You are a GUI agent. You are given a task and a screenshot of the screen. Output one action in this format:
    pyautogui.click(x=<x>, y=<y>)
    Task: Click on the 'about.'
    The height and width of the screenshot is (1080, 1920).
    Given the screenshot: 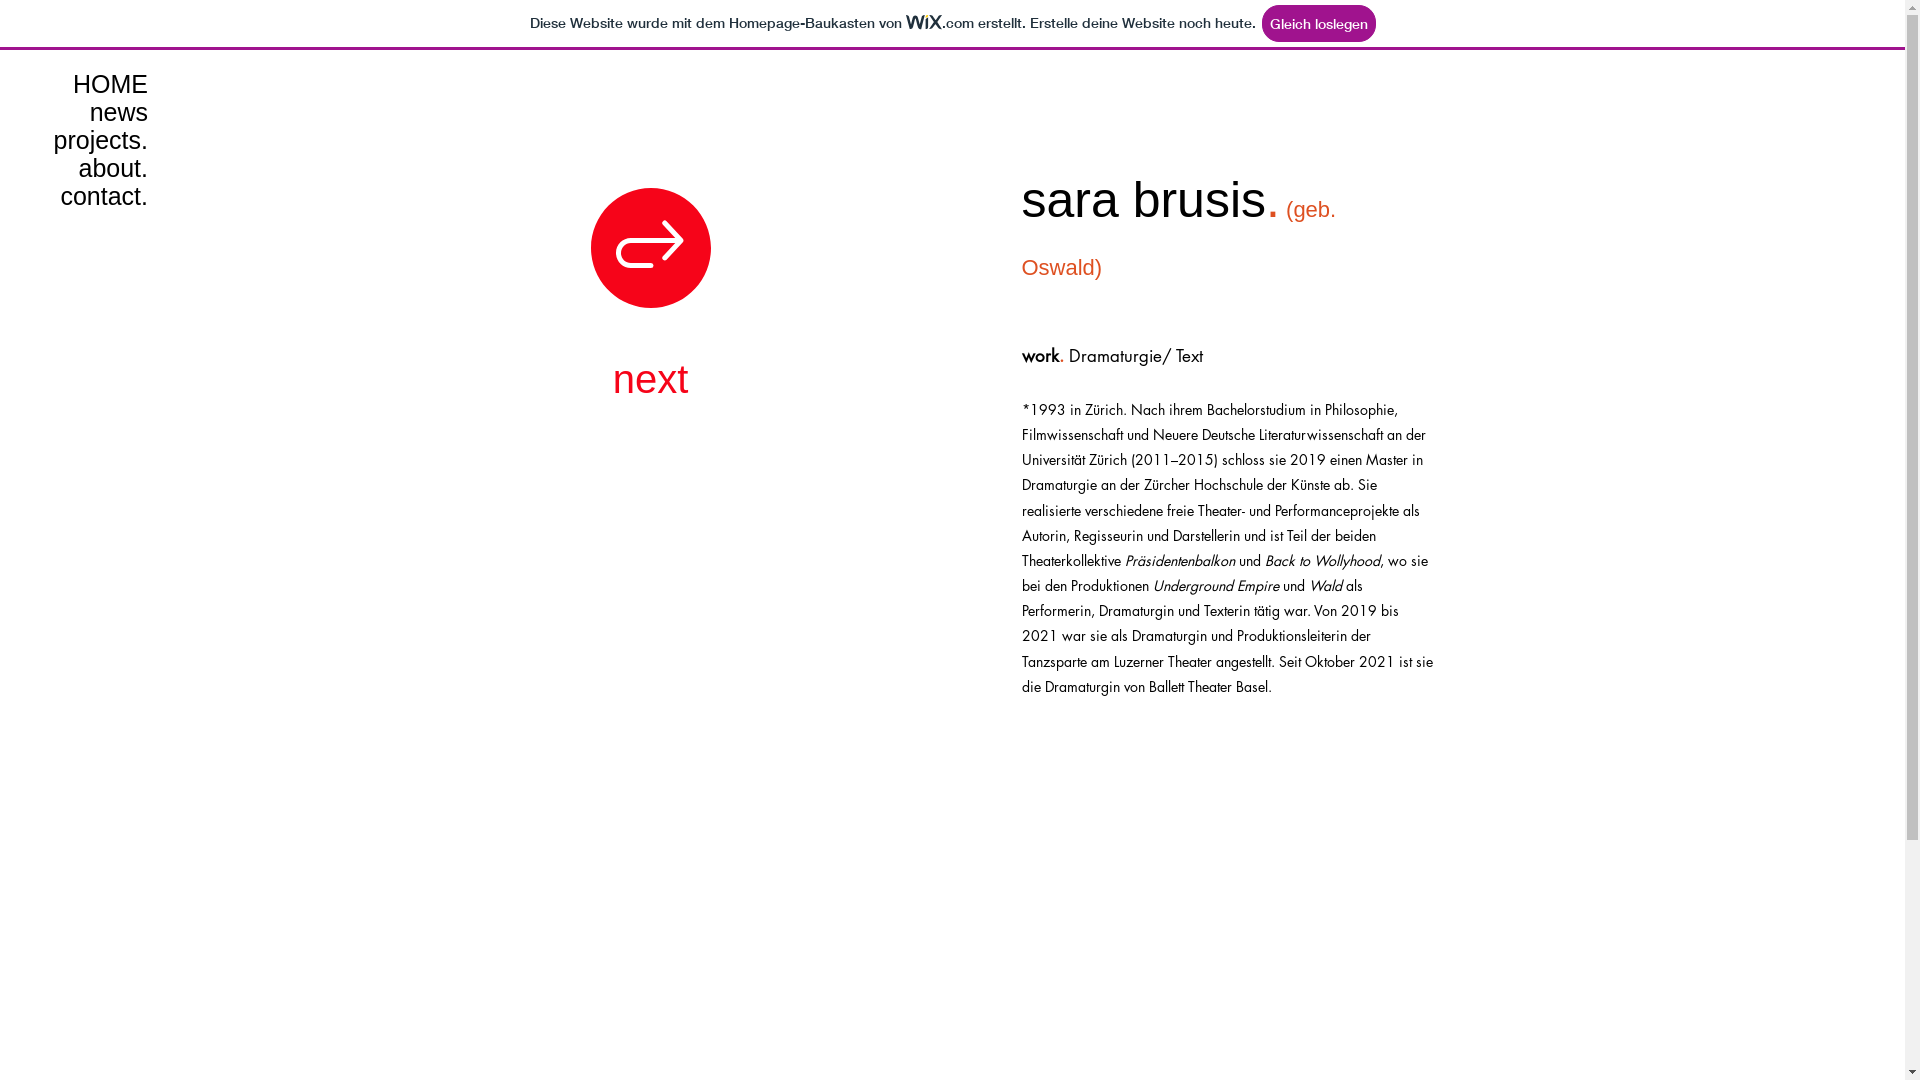 What is the action you would take?
    pyautogui.click(x=83, y=167)
    